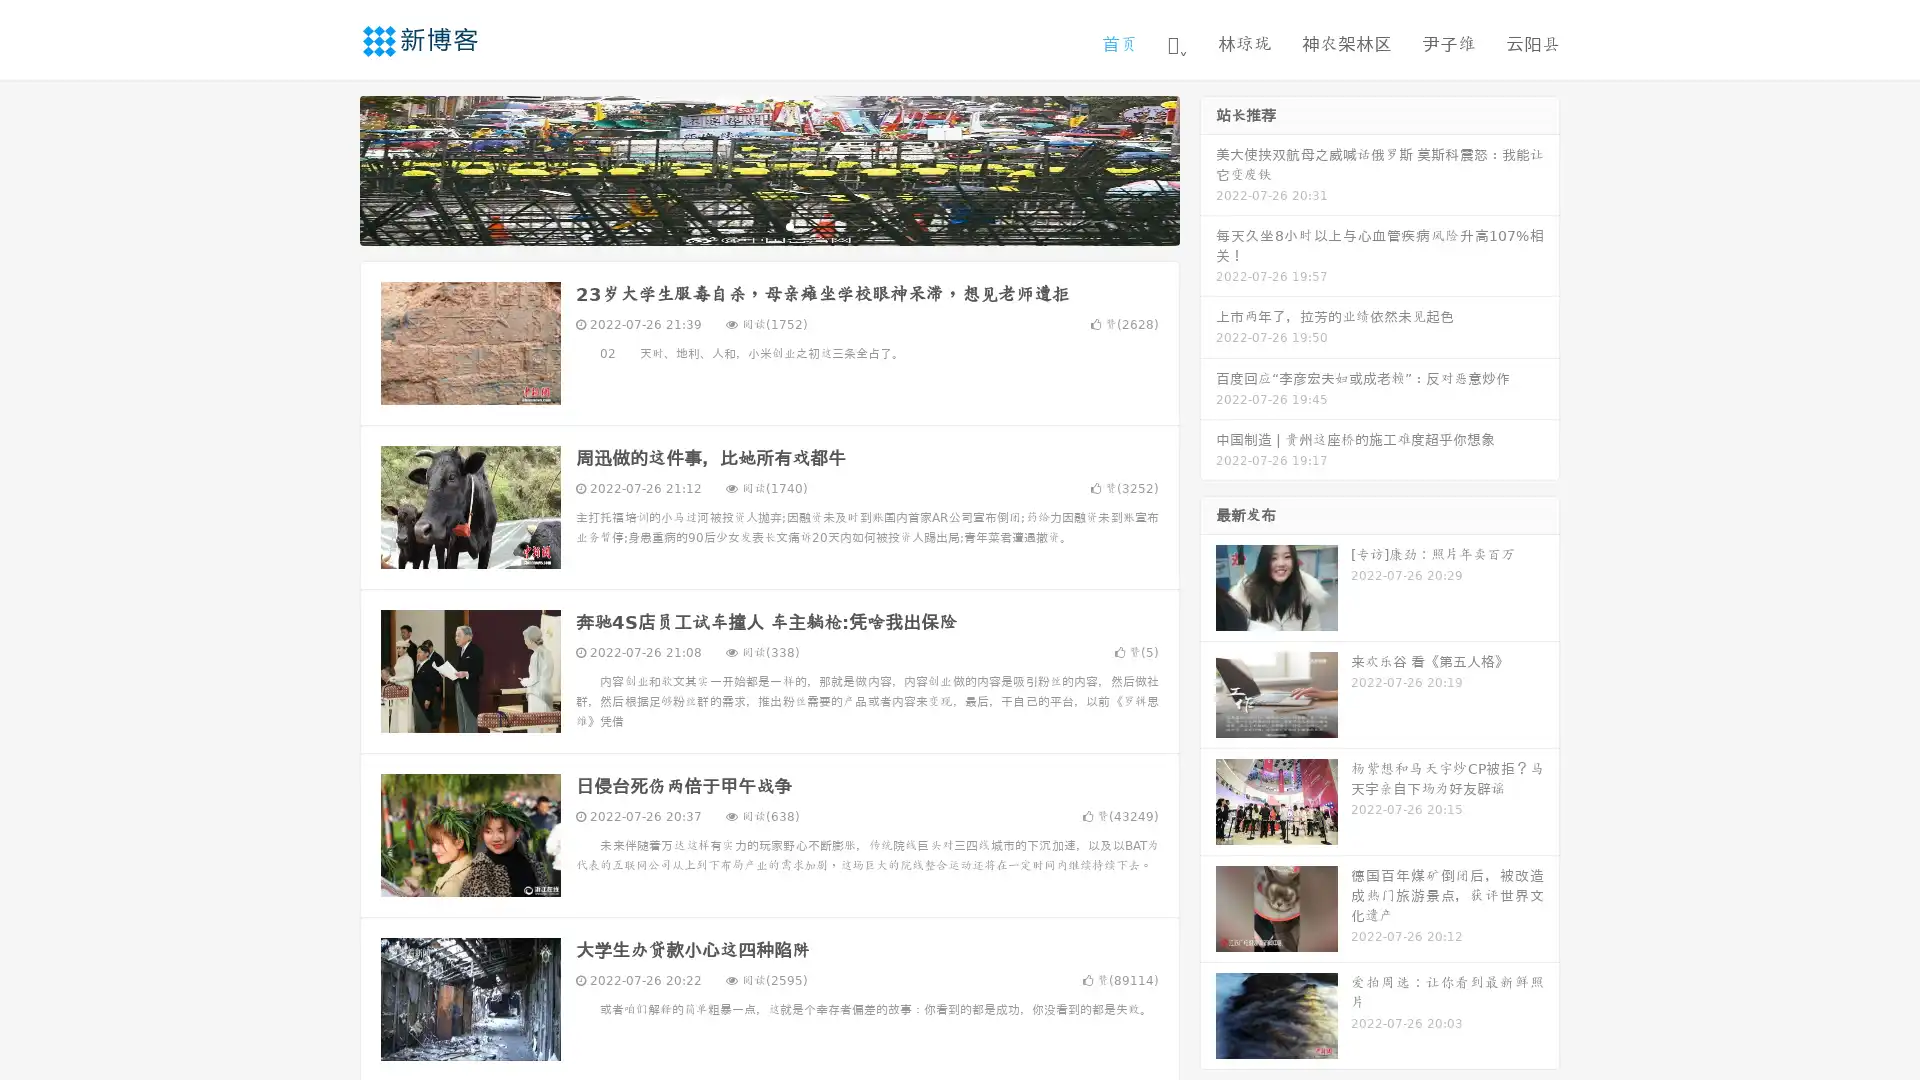 The width and height of the screenshot is (1920, 1080). Describe the element at coordinates (748, 225) in the screenshot. I see `Go to slide 1` at that location.